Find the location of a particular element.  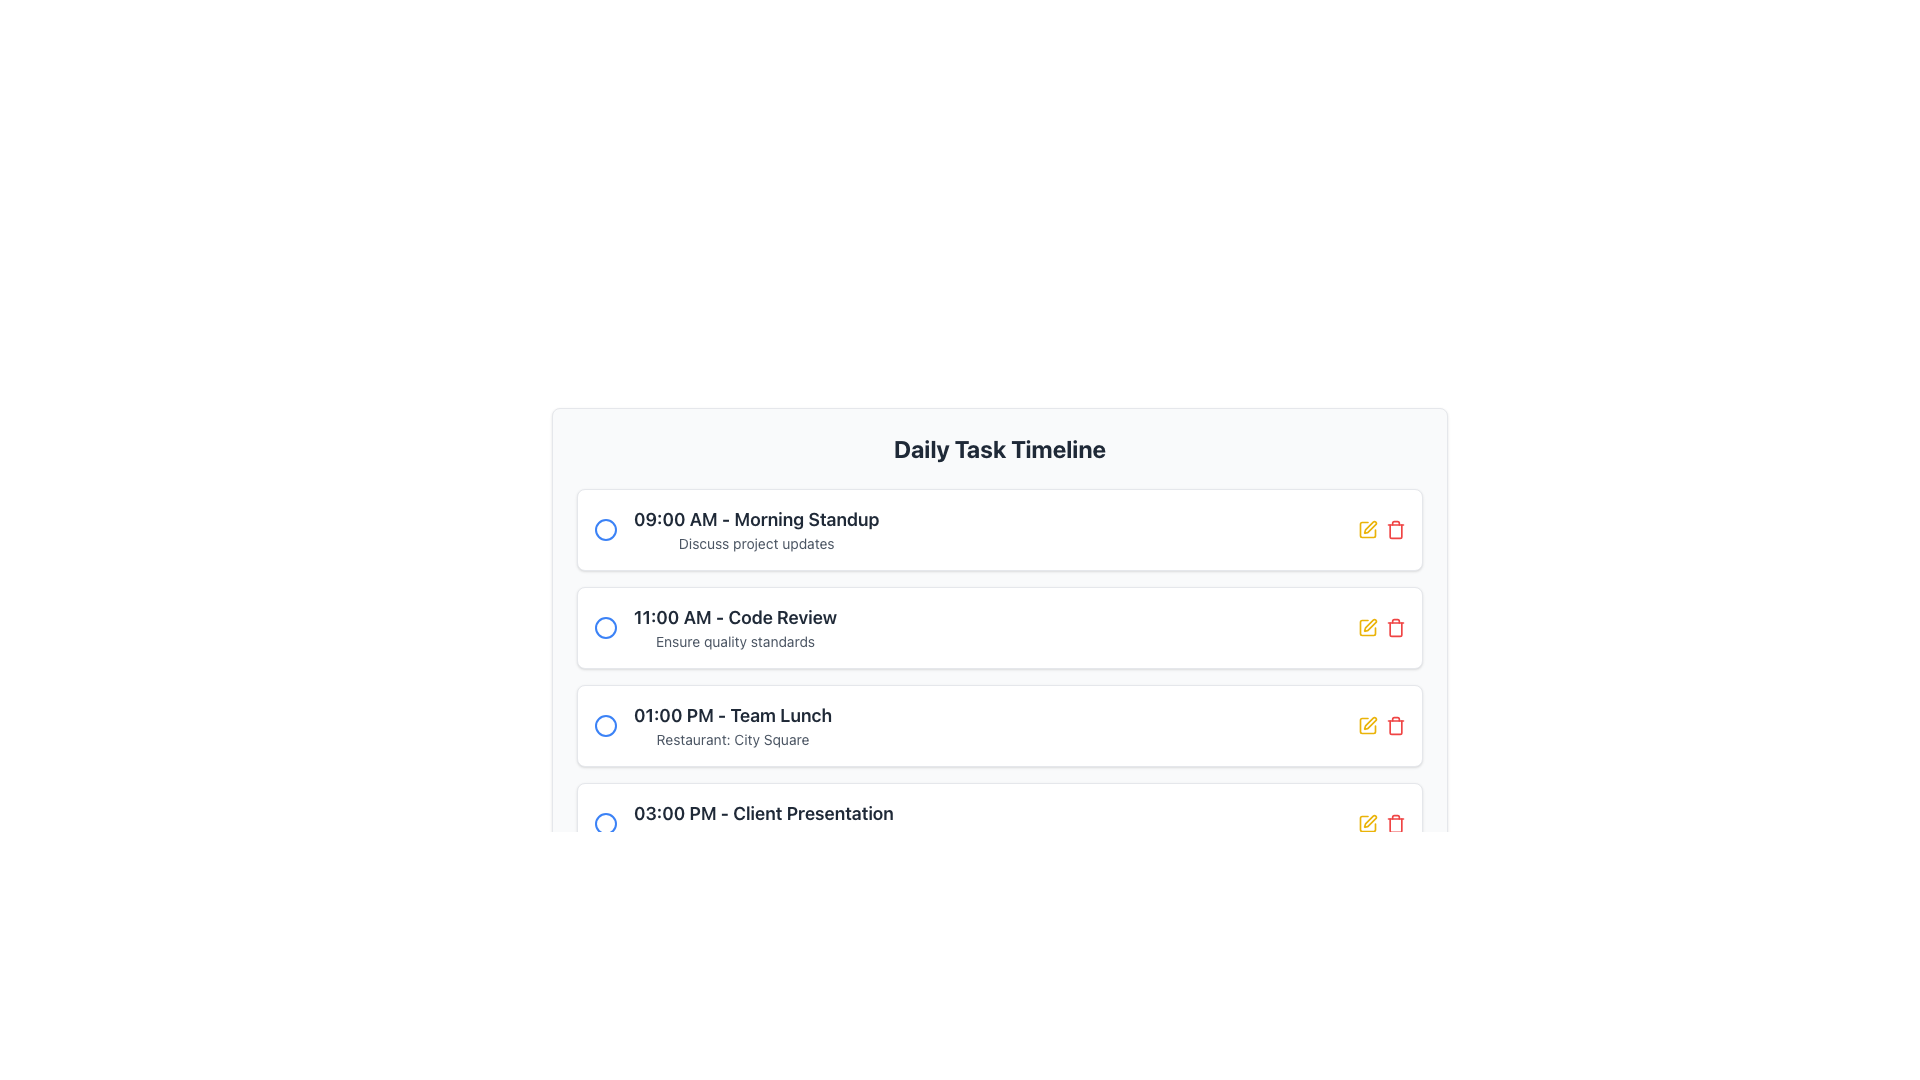

the delete button located to the immediate right of the yellow pencil icon in the task timeline is located at coordinates (1395, 627).